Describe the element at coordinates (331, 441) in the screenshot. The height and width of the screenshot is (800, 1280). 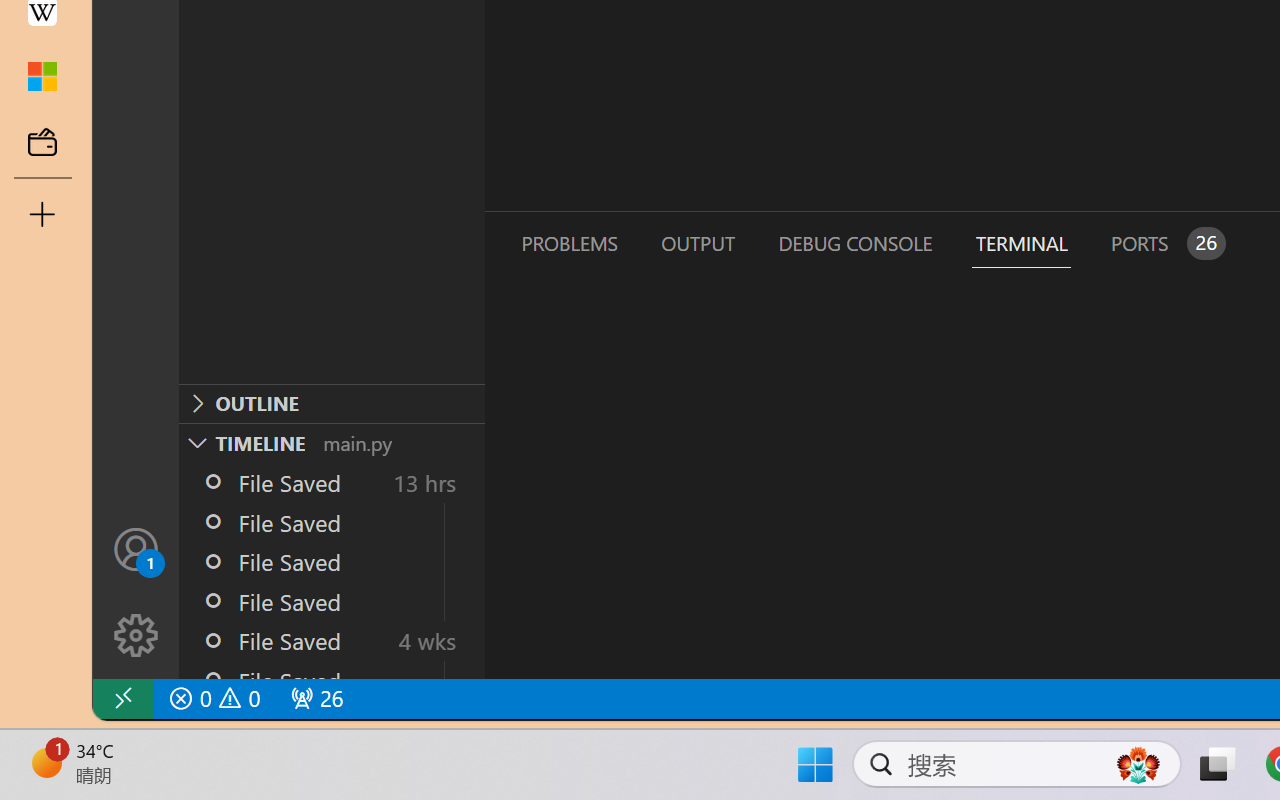
I see `'Timeline Section'` at that location.